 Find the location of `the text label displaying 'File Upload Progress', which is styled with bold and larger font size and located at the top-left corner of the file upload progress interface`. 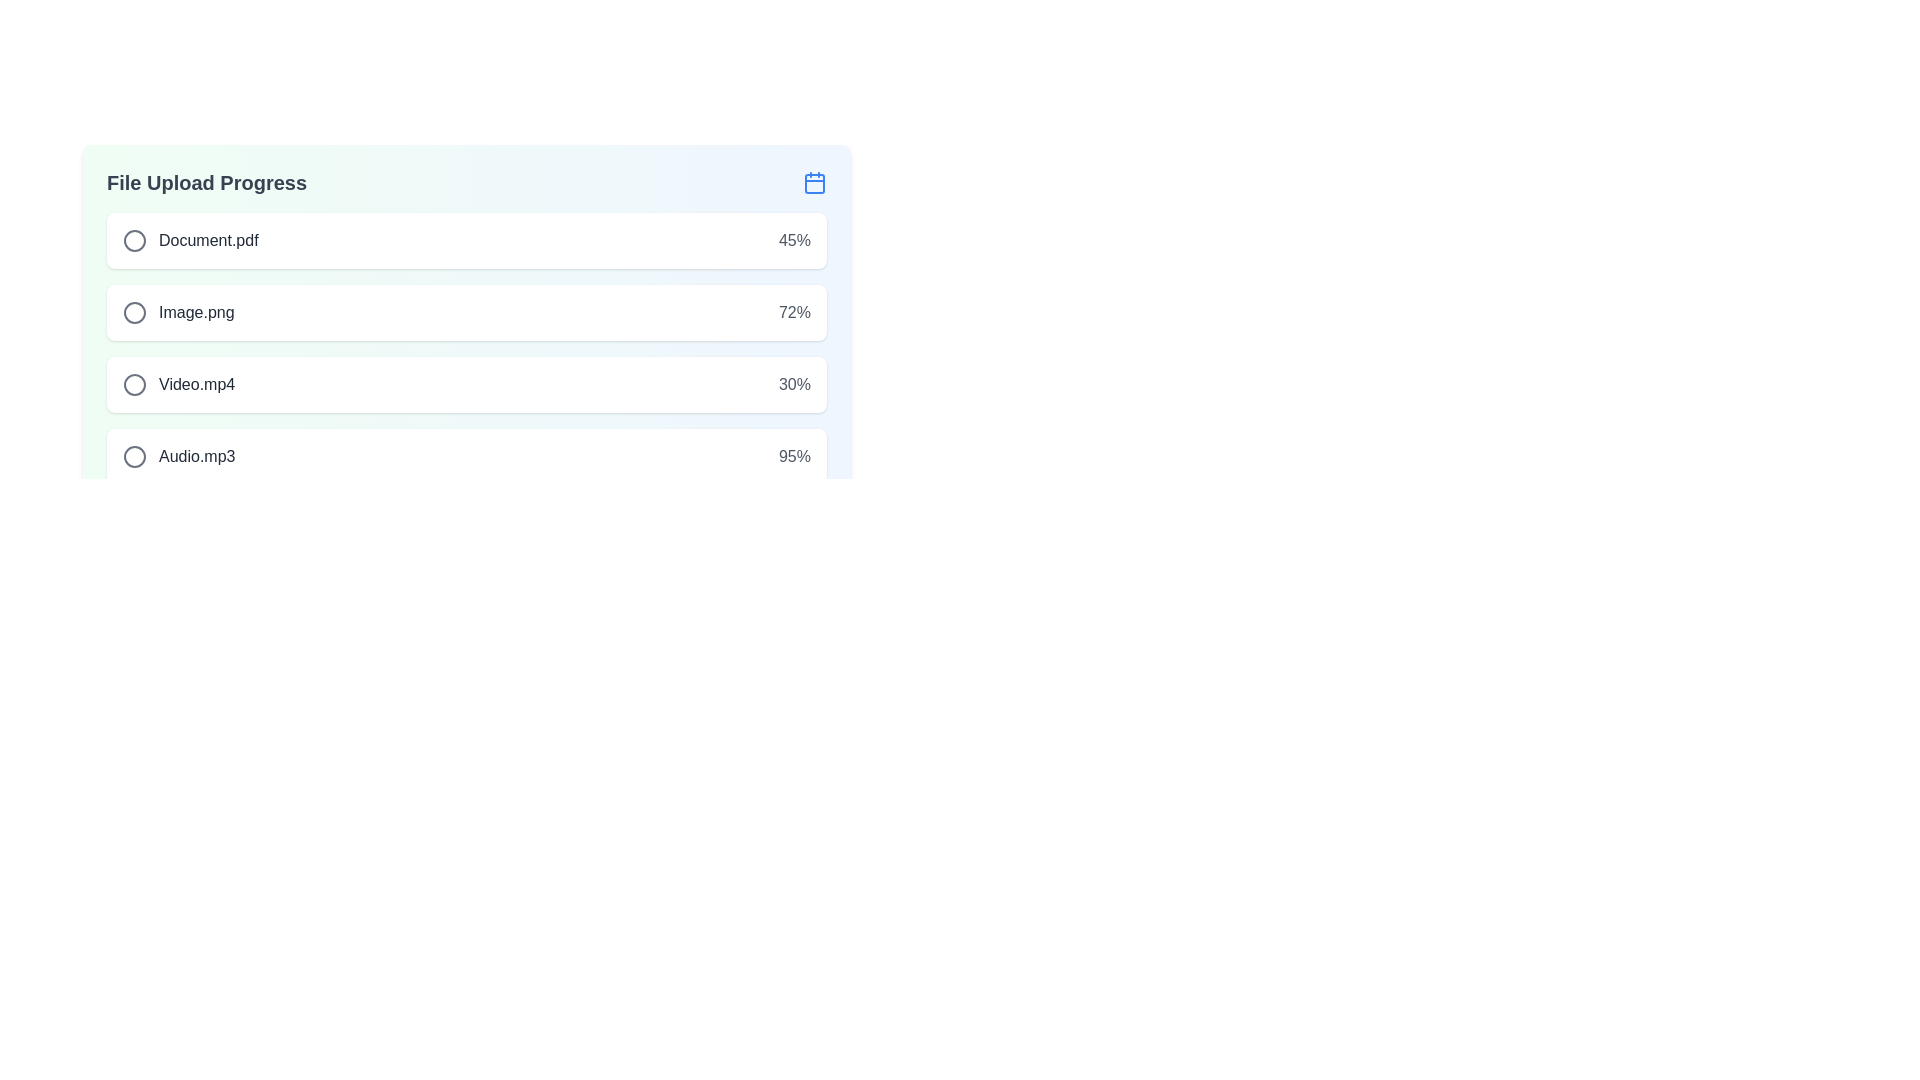

the text label displaying 'File Upload Progress', which is styled with bold and larger font size and located at the top-left corner of the file upload progress interface is located at coordinates (206, 182).